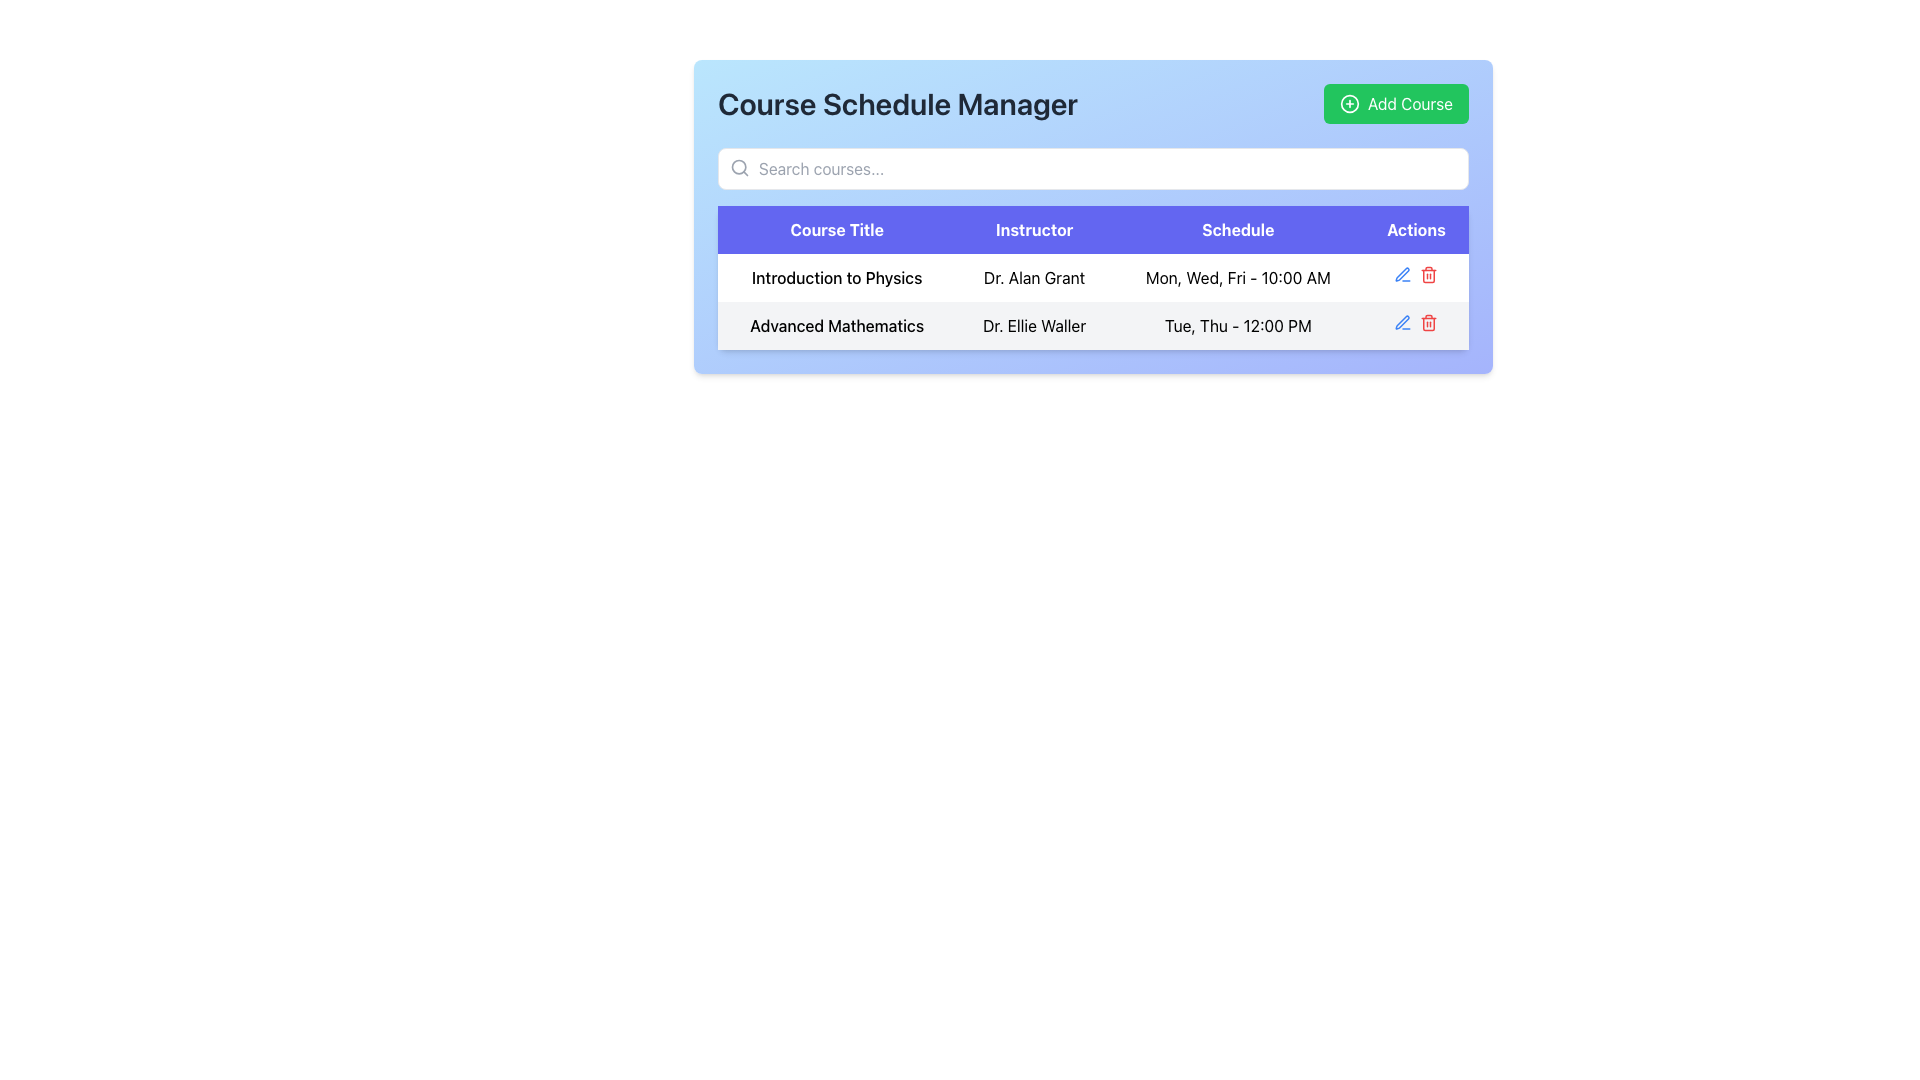  I want to click on the 'Course Title' label, which is a bold white text on a purple background, so click(837, 229).